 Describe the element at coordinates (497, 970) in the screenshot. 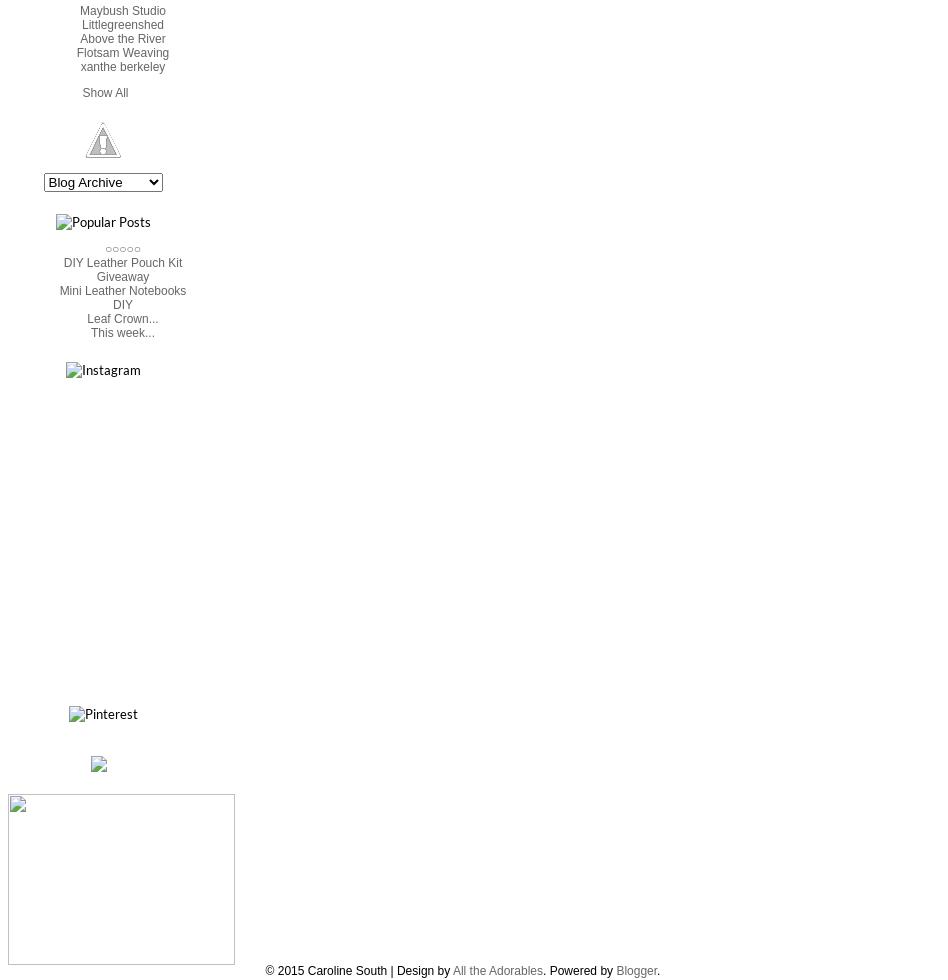

I see `'All the Adorables'` at that location.